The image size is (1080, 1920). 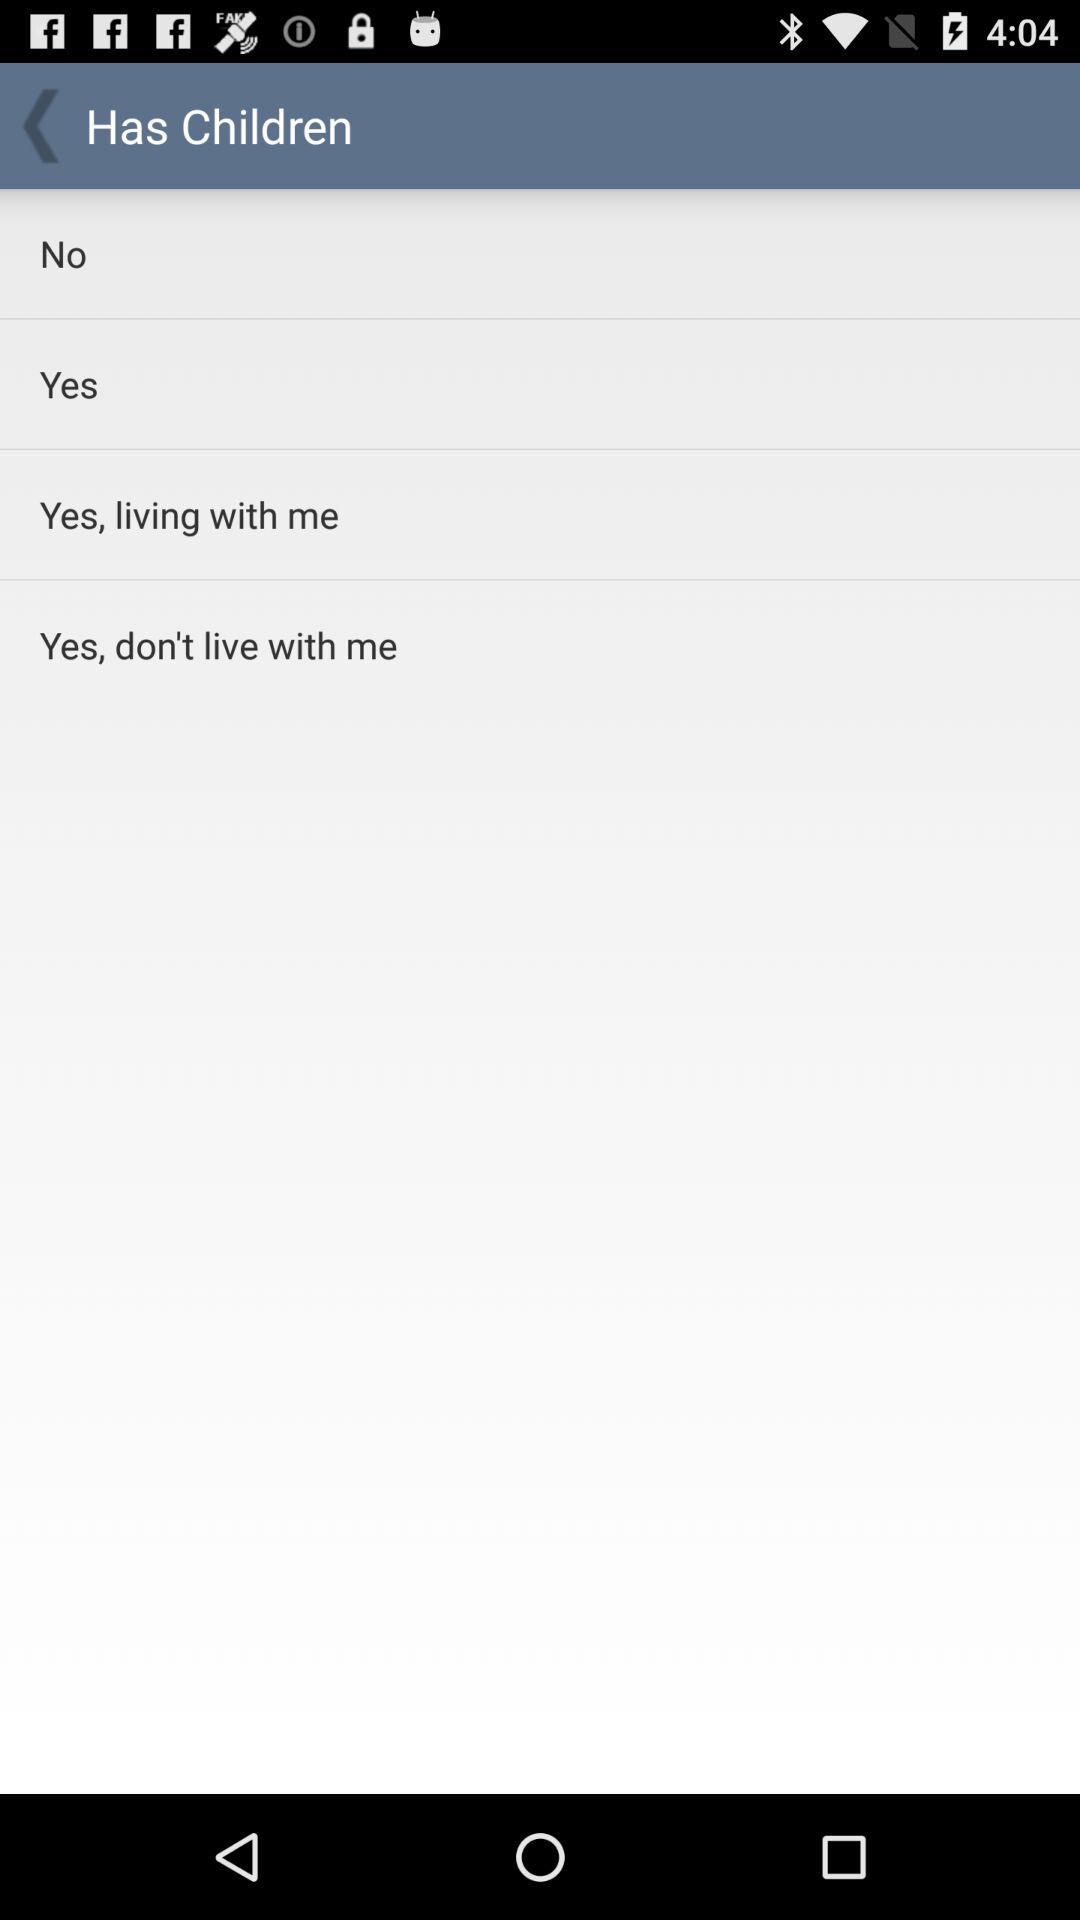 What do you see at coordinates (489, 252) in the screenshot?
I see `the no icon` at bounding box center [489, 252].